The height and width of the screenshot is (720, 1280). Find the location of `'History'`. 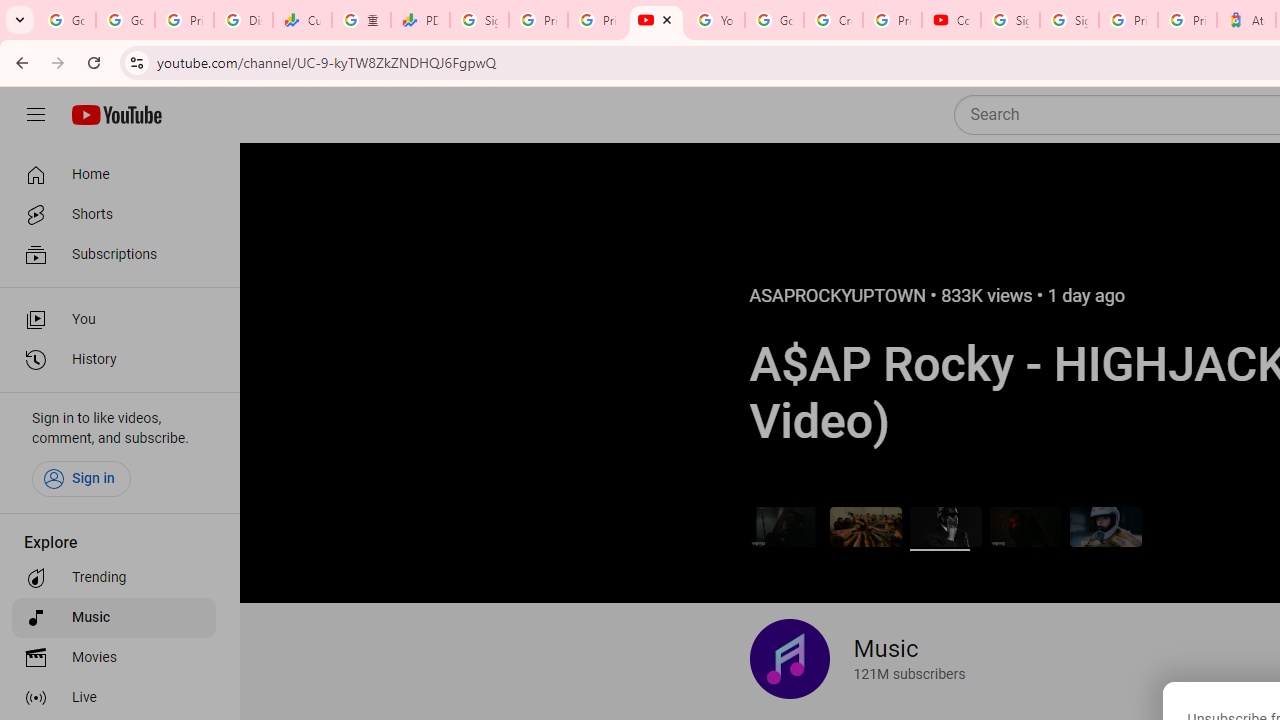

'History' is located at coordinates (112, 360).